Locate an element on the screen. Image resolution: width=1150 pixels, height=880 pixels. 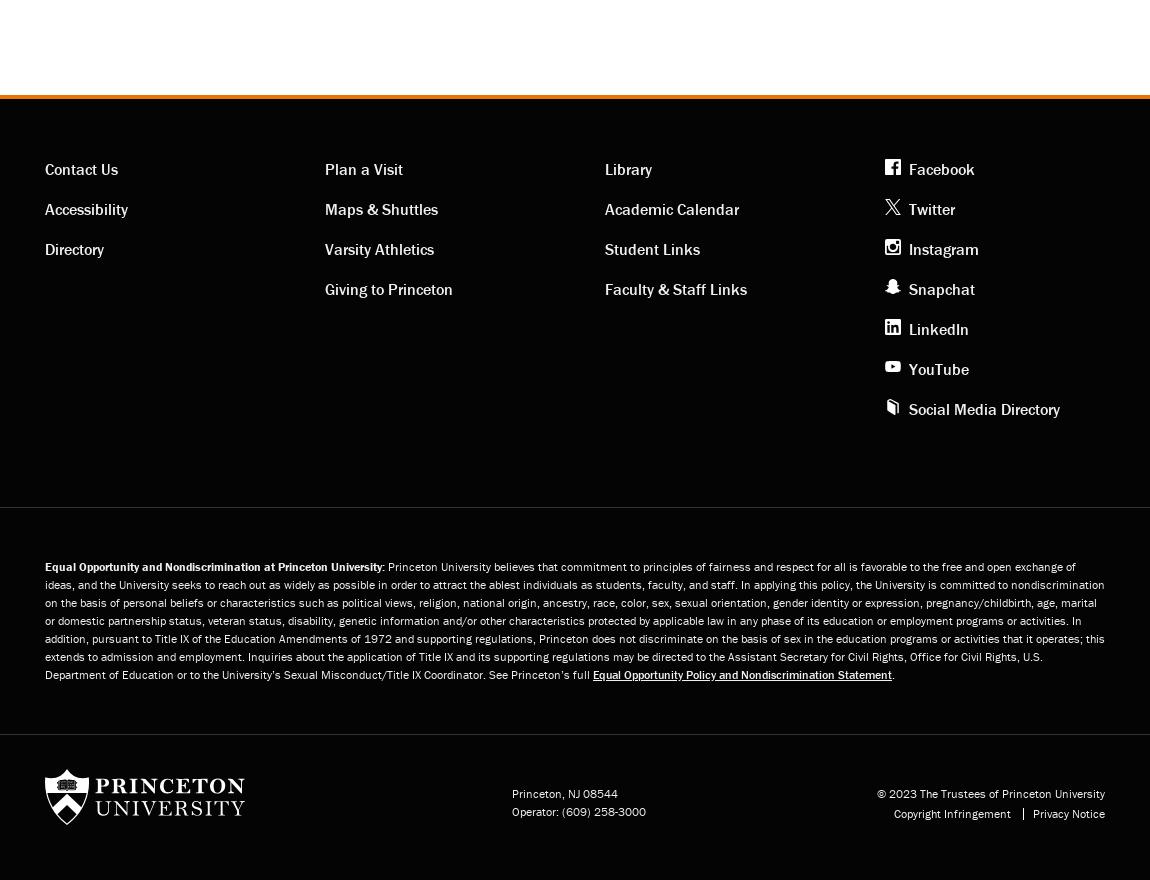
'Social Media Directory' is located at coordinates (984, 407).